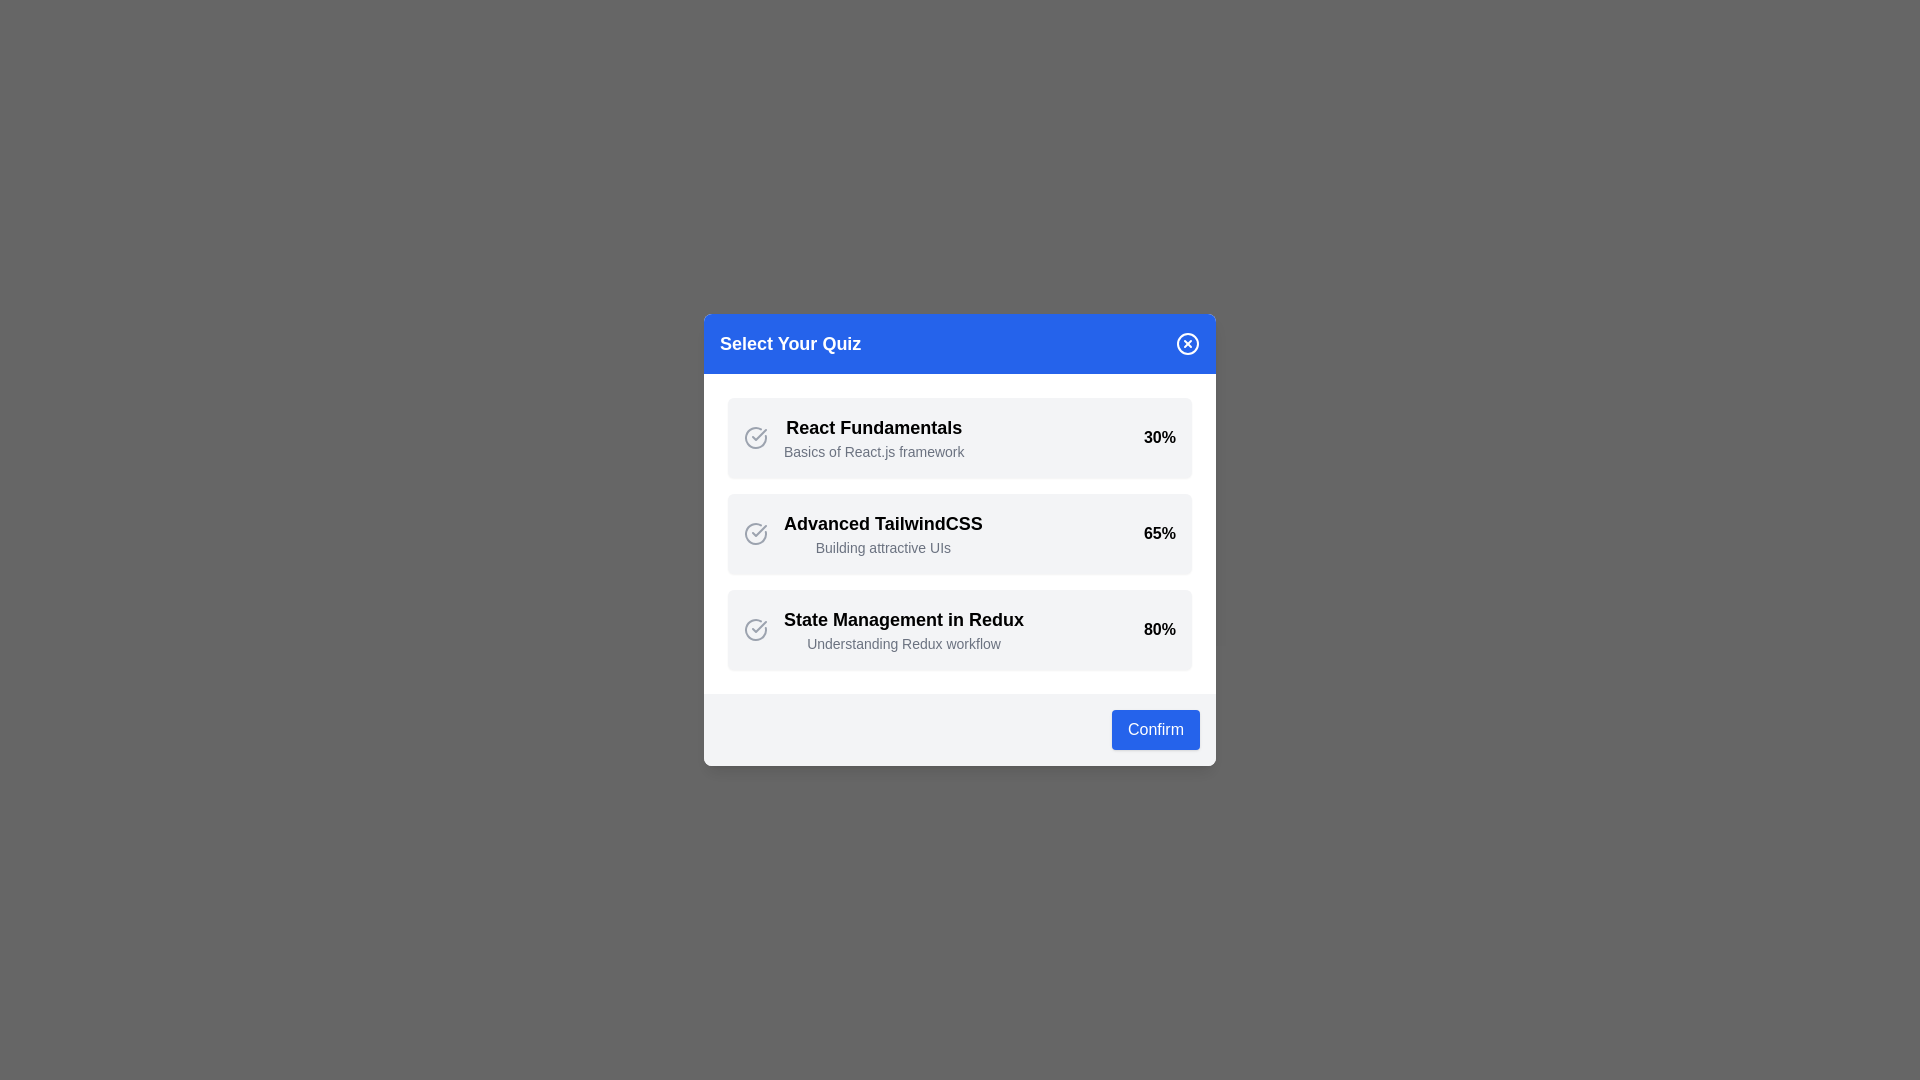 Image resolution: width=1920 pixels, height=1080 pixels. I want to click on Confirm button to confirm the selection, so click(1156, 729).